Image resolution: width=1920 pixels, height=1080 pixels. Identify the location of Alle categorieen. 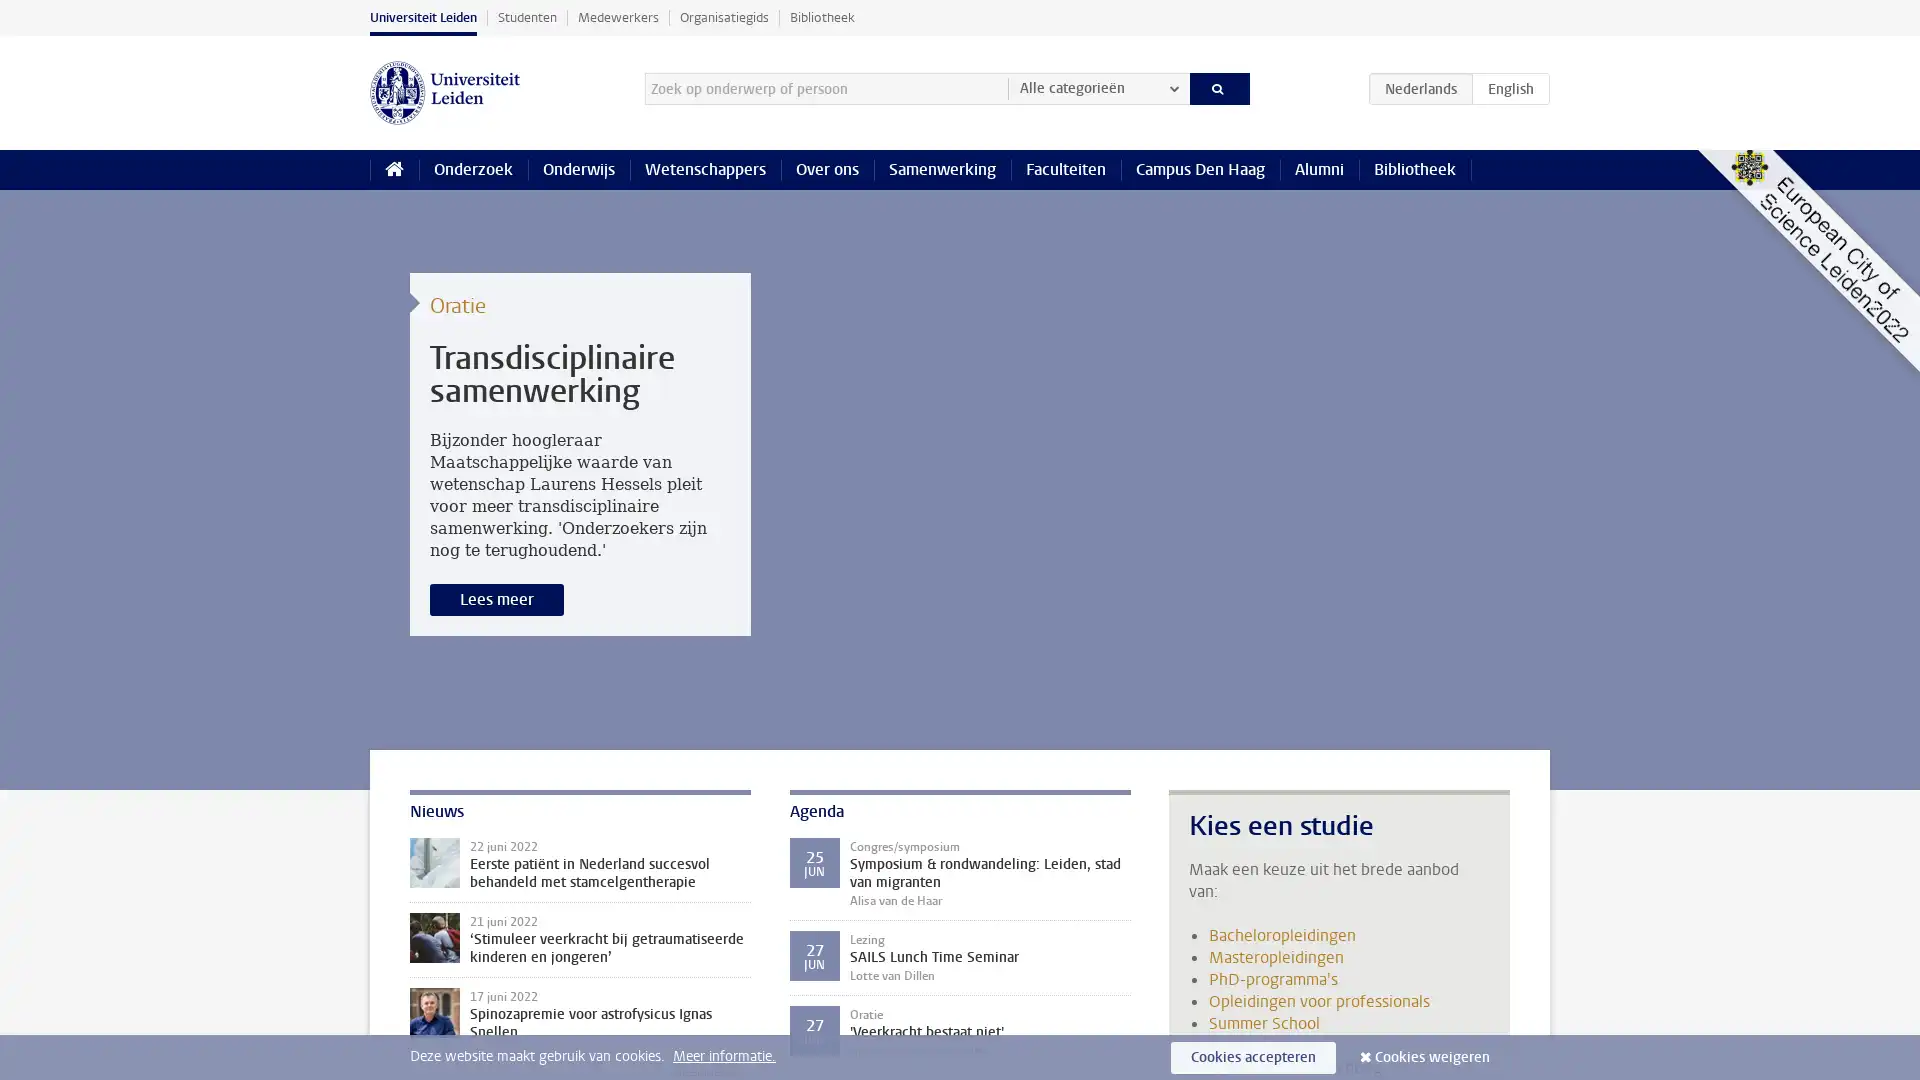
(1097, 87).